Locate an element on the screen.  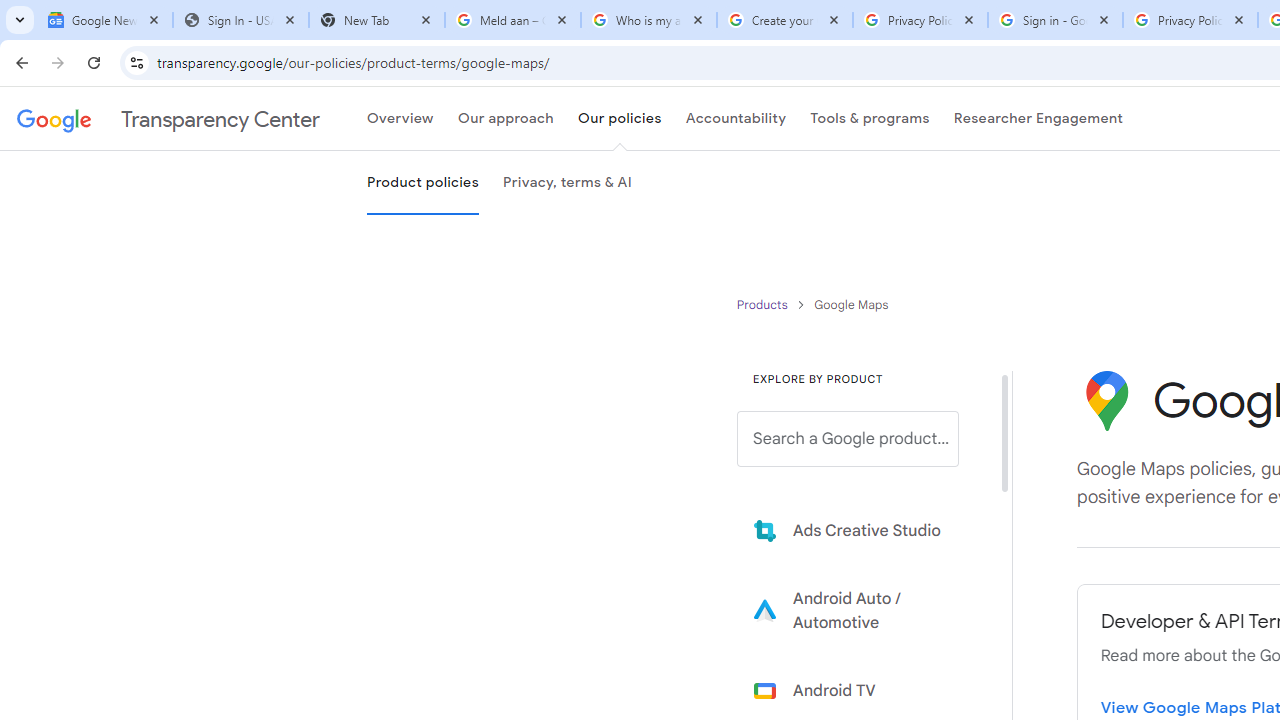
'Researcher Engagement' is located at coordinates (1038, 119).